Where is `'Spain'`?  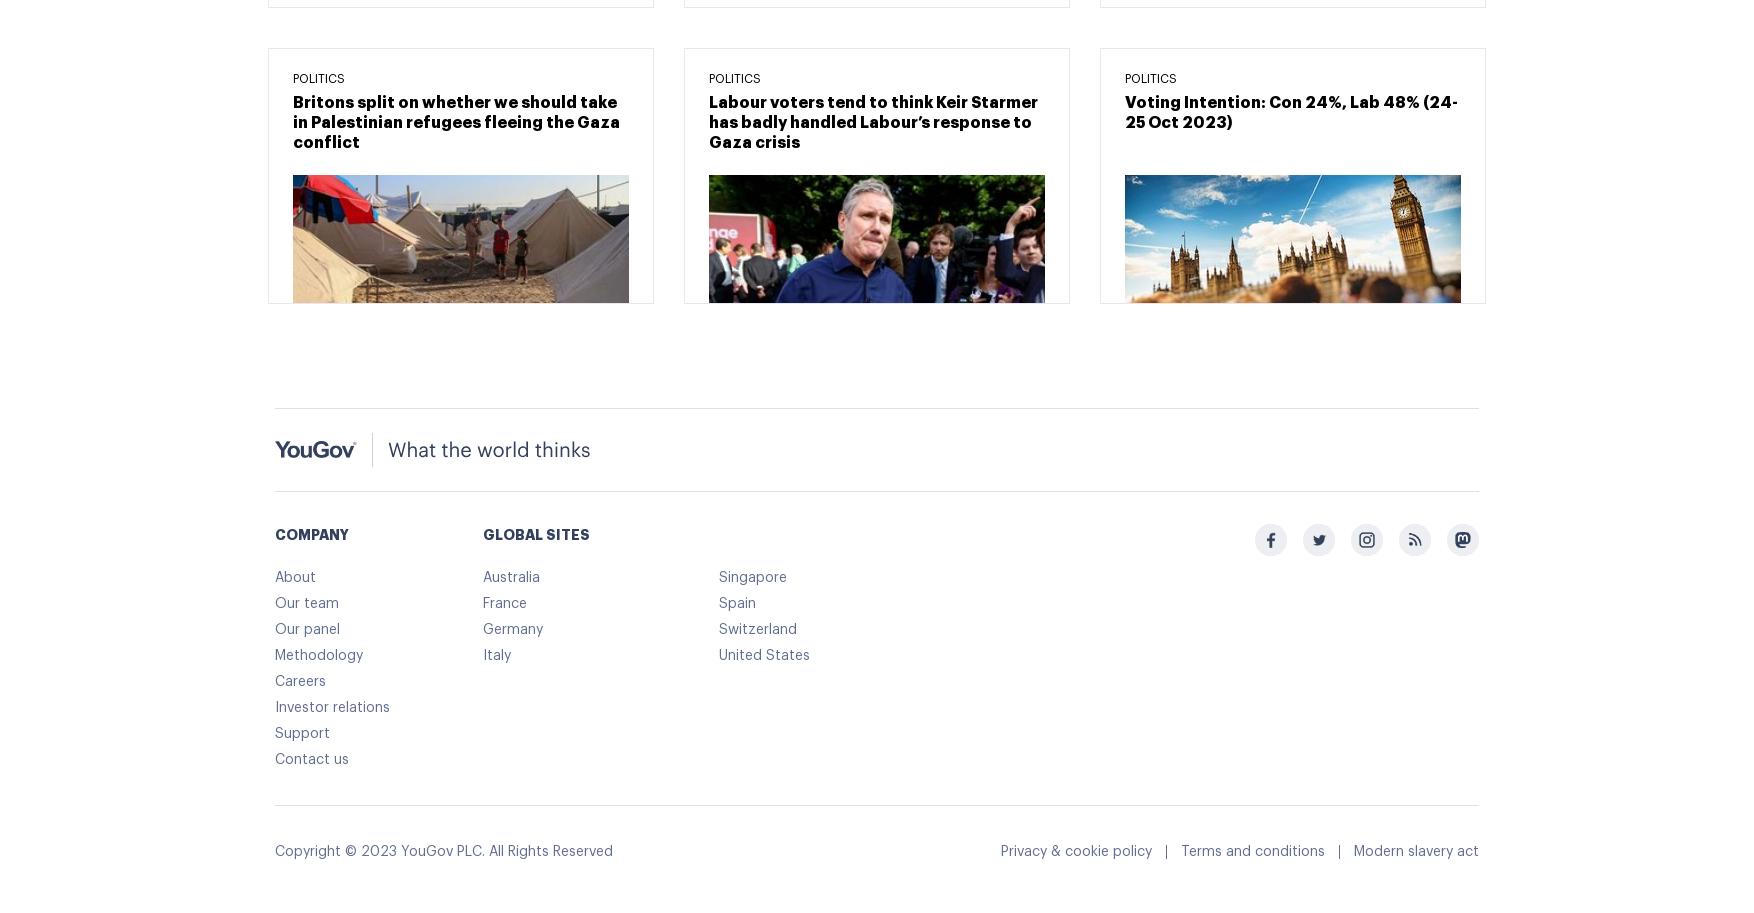 'Spain' is located at coordinates (737, 603).